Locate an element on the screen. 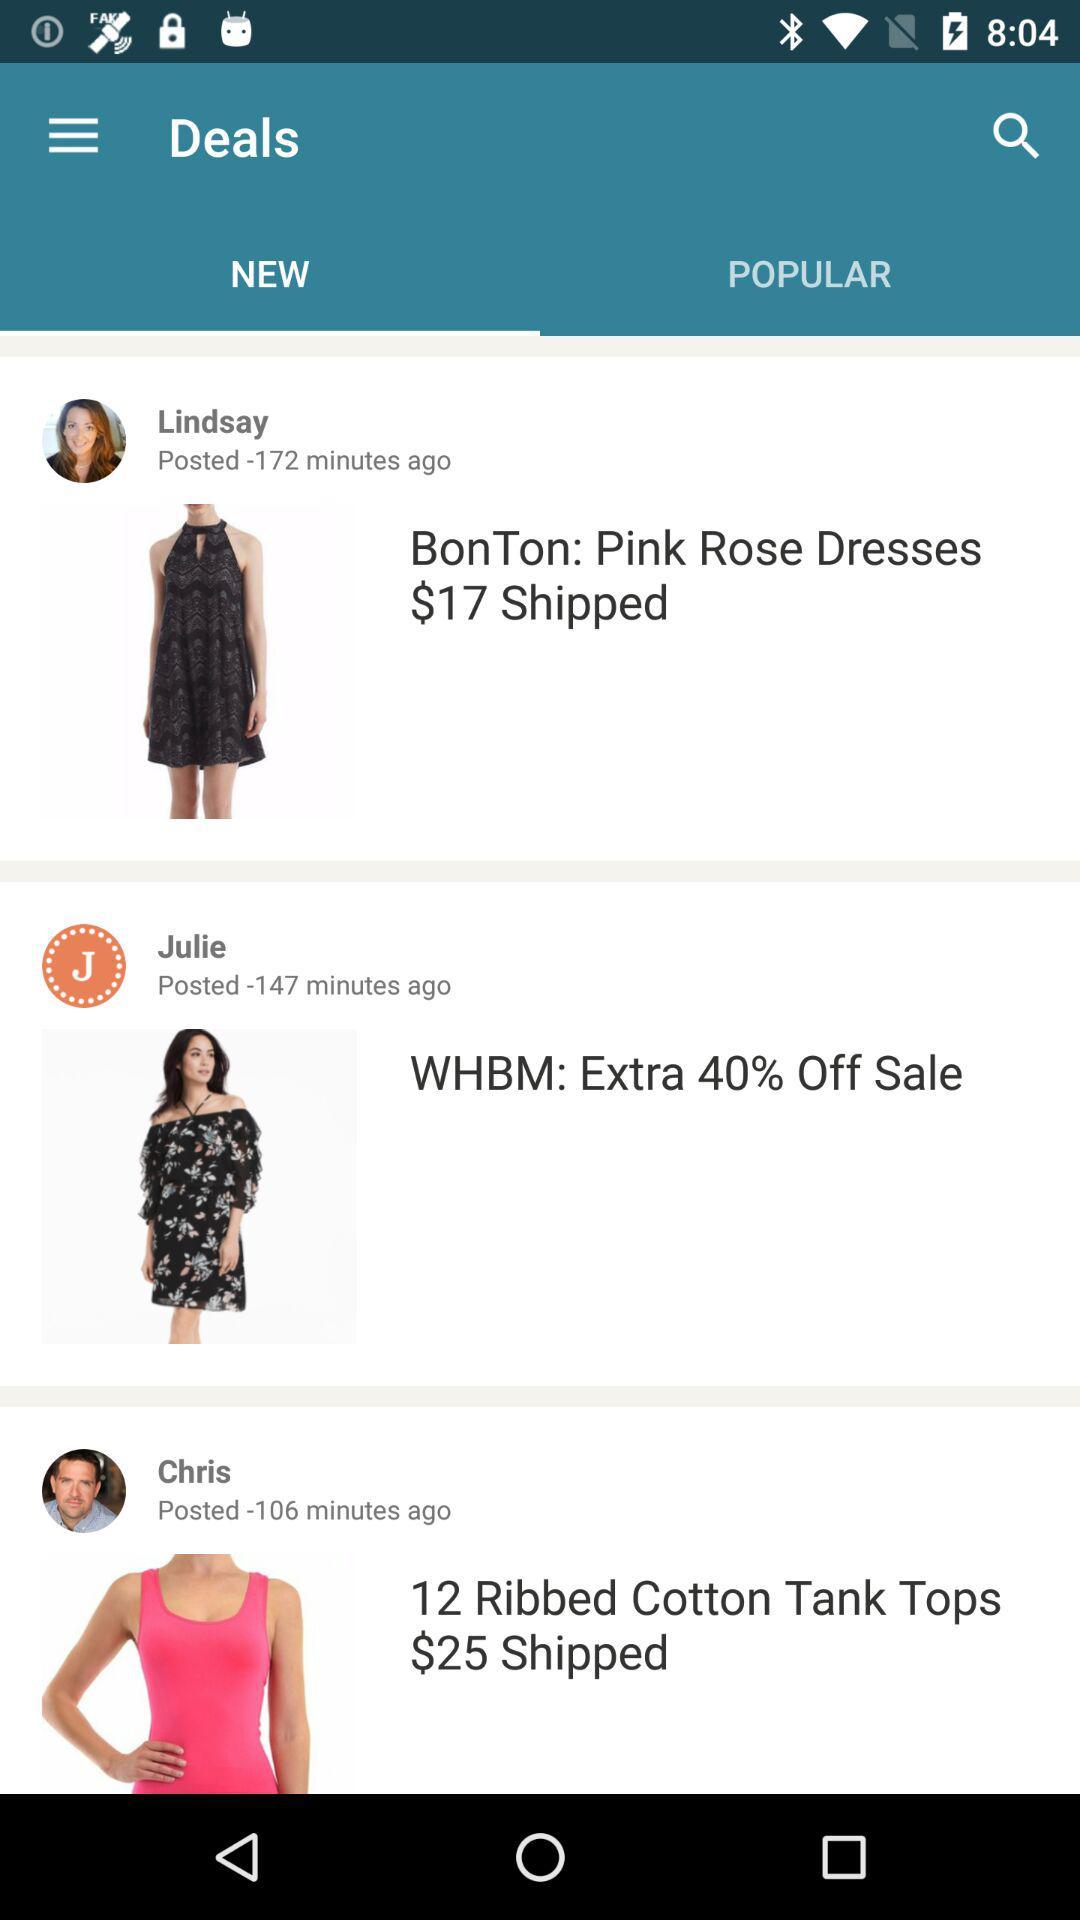 This screenshot has height=1920, width=1080. the icon j in orange color is located at coordinates (83, 965).